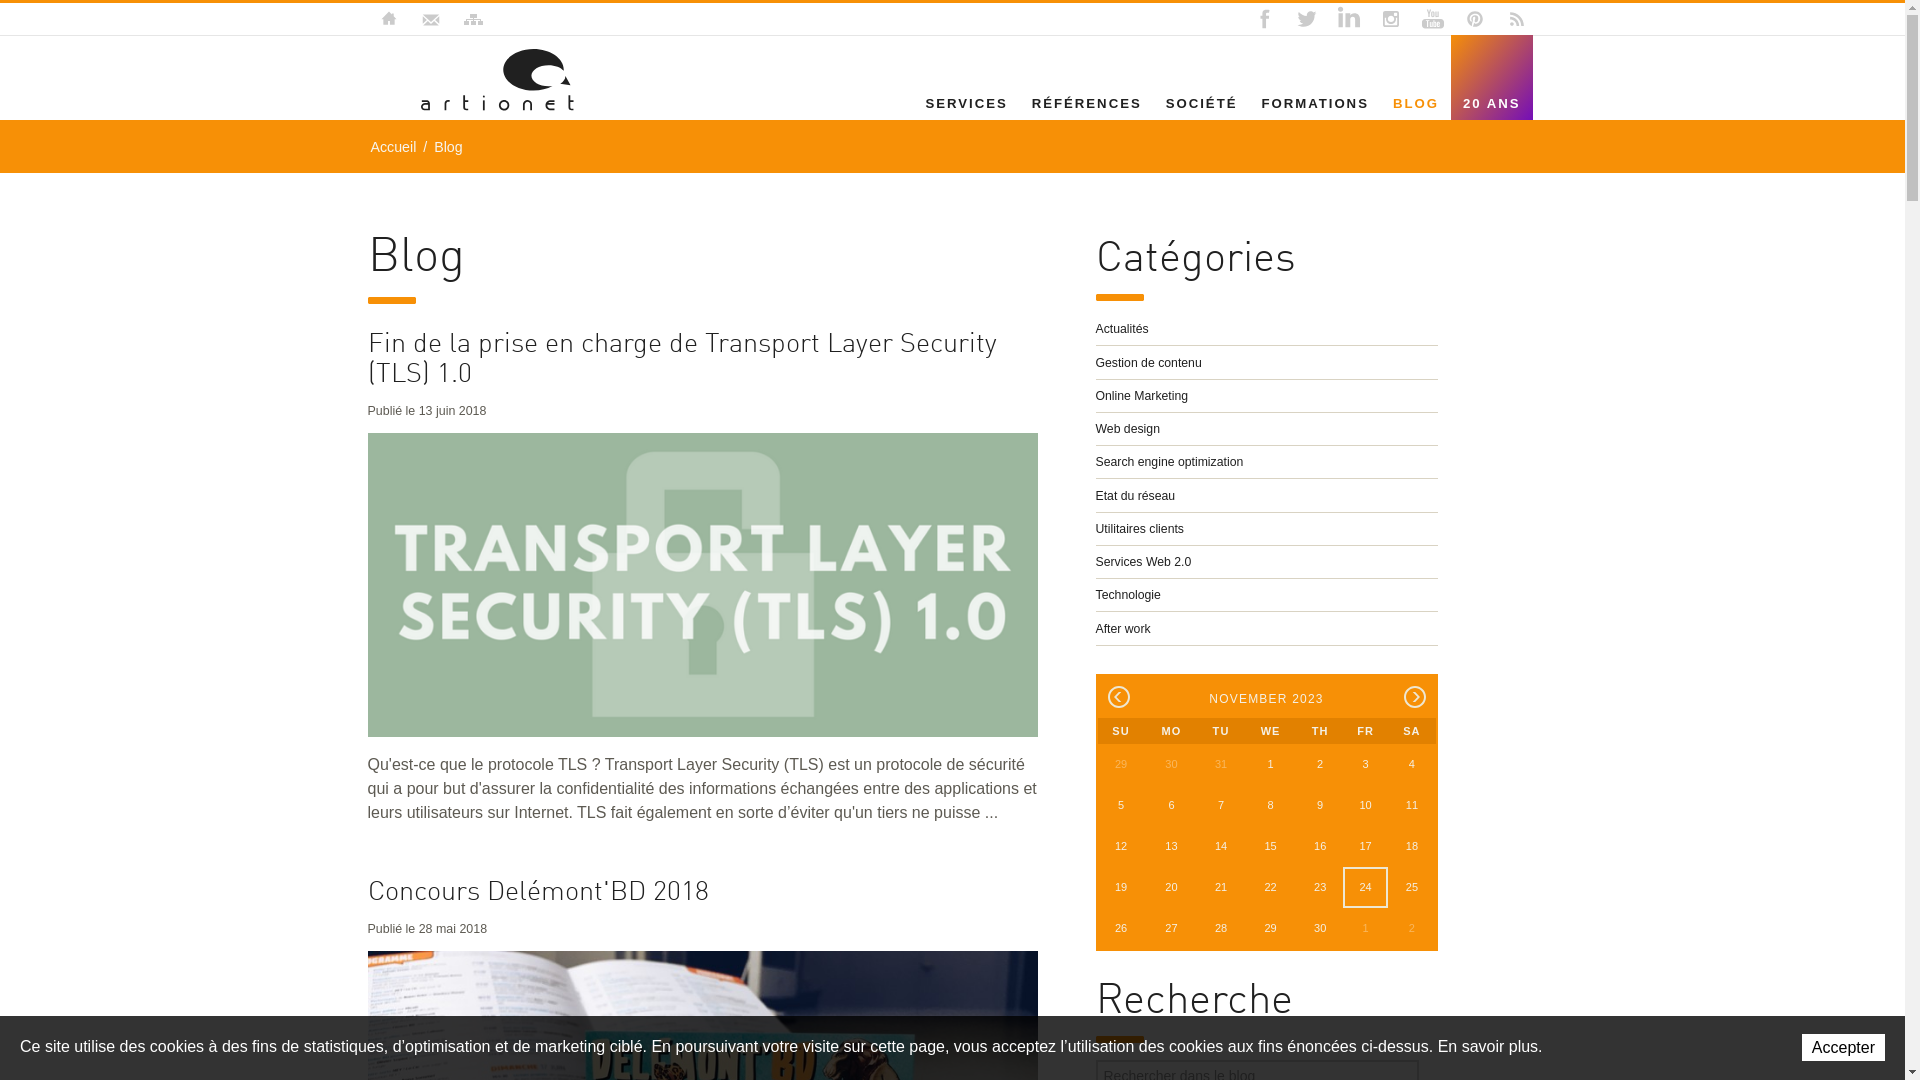 This screenshot has width=1920, height=1080. I want to click on '20 ANS', so click(1492, 103).